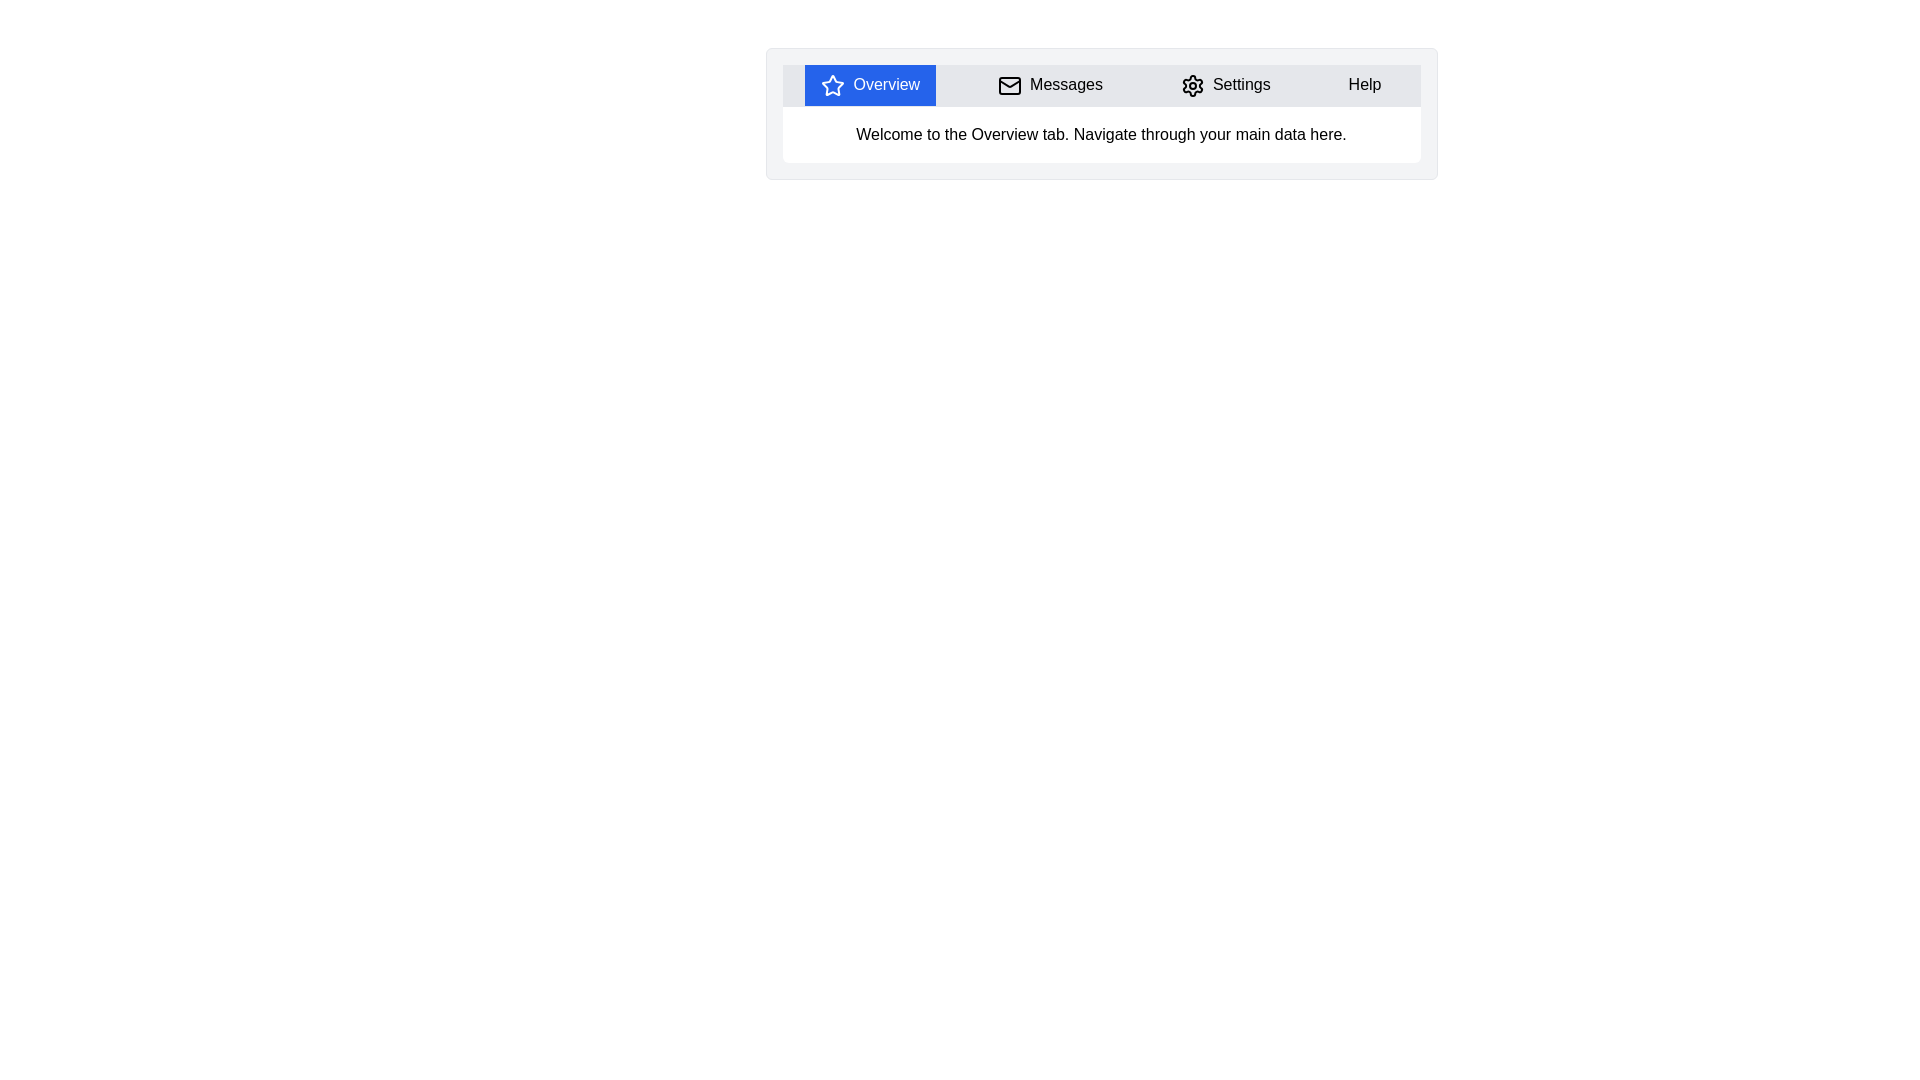 Image resolution: width=1920 pixels, height=1080 pixels. I want to click on the tab labeled Messages to observe its hover effects, so click(1049, 84).